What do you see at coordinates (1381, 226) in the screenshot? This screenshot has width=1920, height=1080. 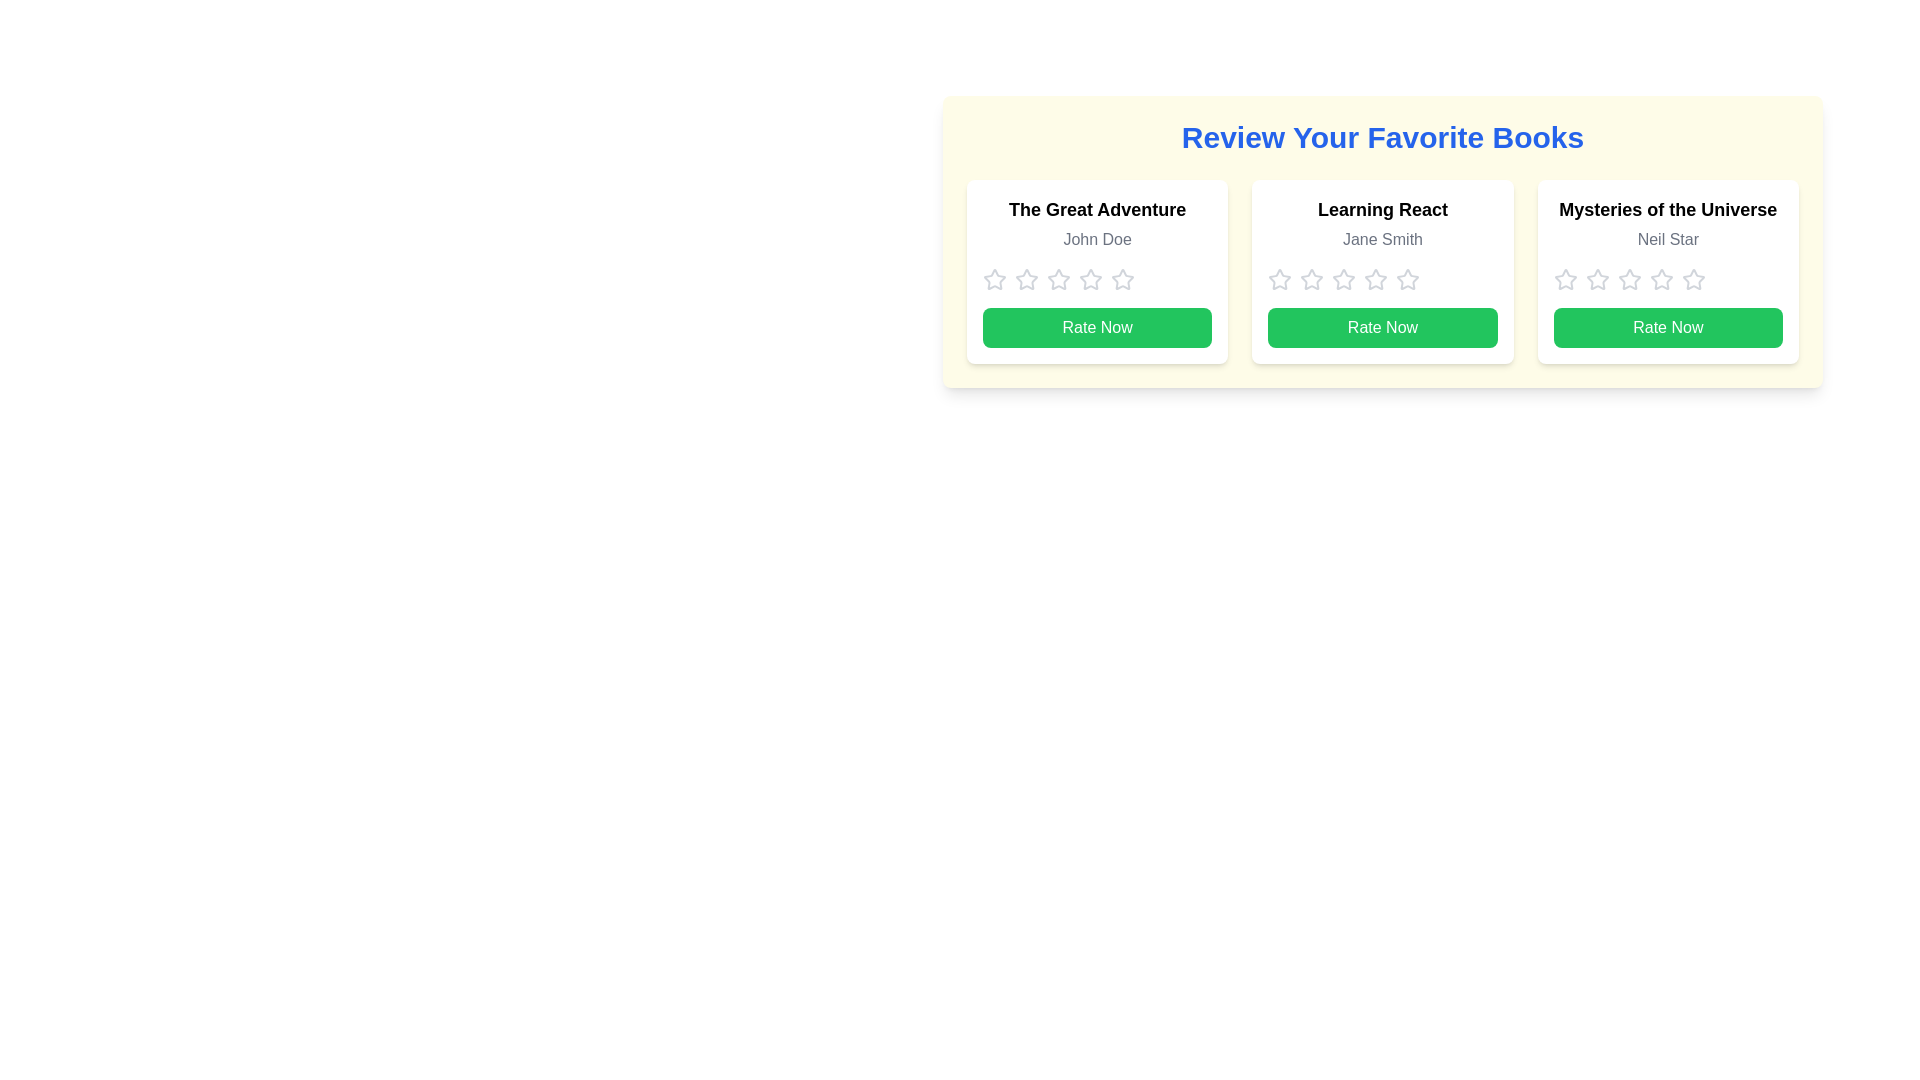 I see `the title of the book and the author's name displayed at the top-middle of the second card in a three-card horizontal row` at bounding box center [1381, 226].